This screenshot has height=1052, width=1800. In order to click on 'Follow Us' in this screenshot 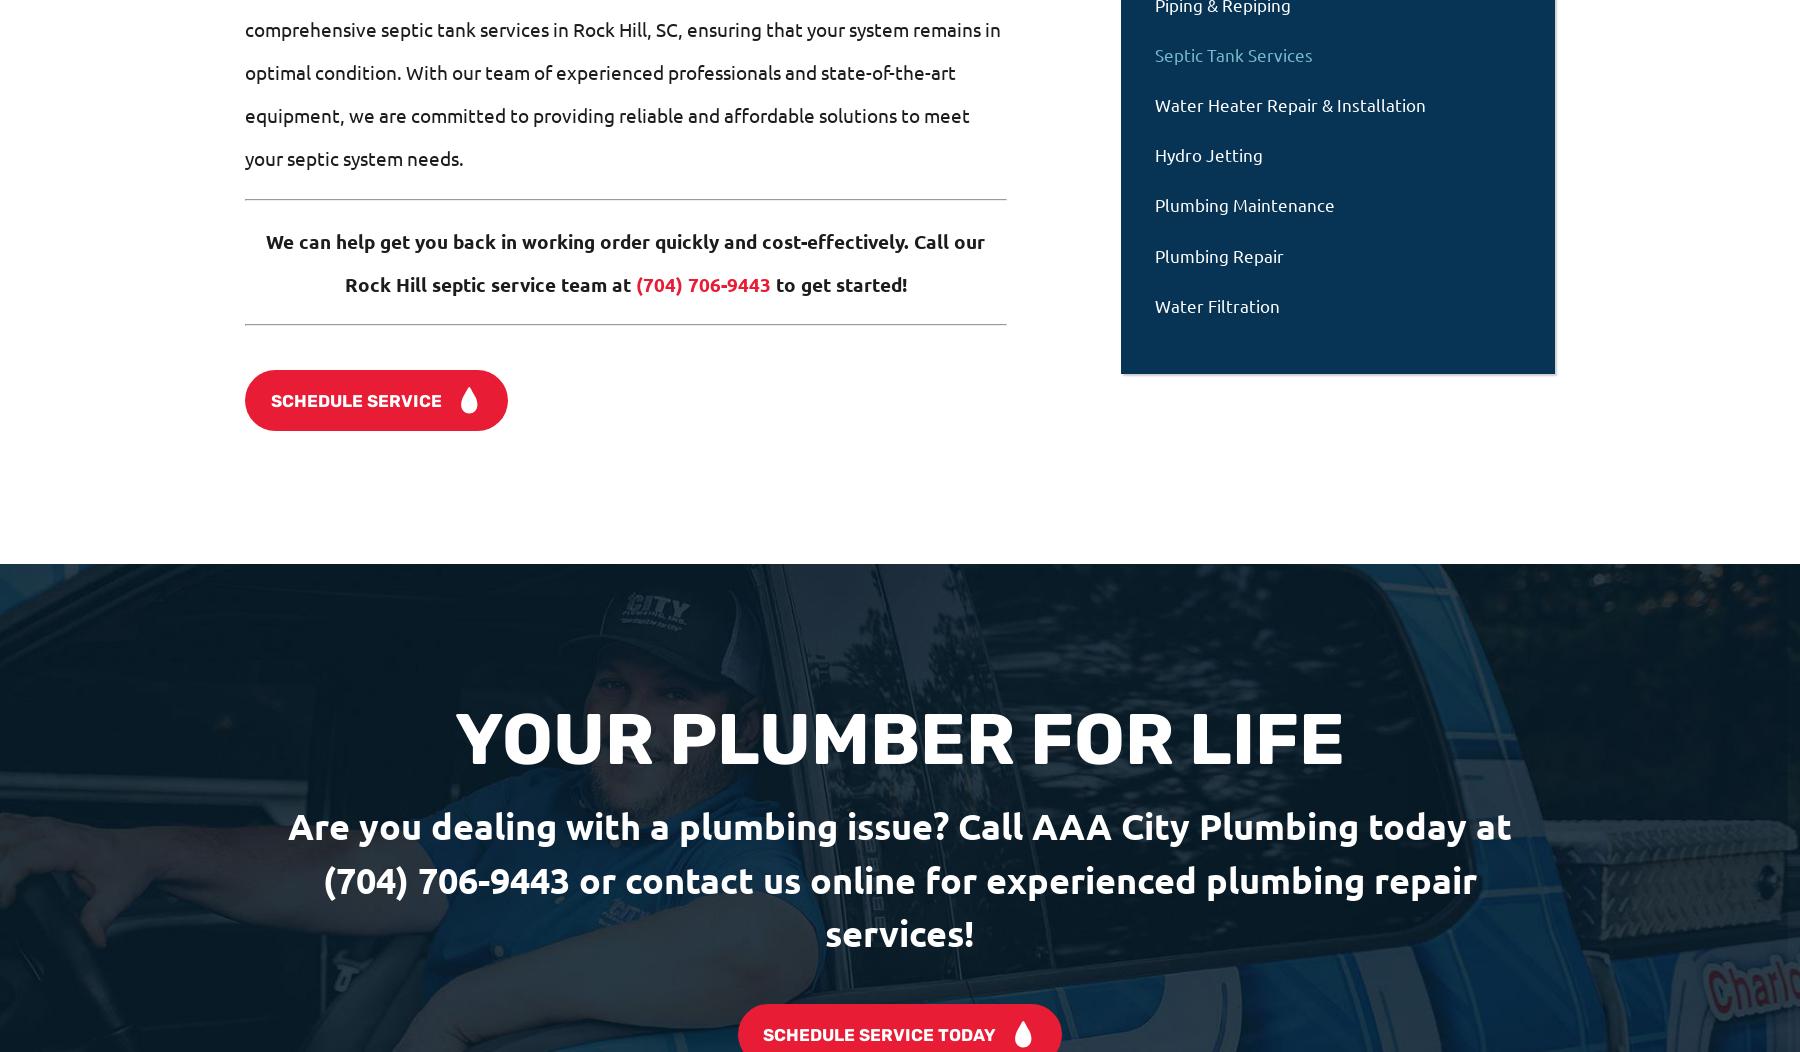, I will do `click(1449, 774)`.